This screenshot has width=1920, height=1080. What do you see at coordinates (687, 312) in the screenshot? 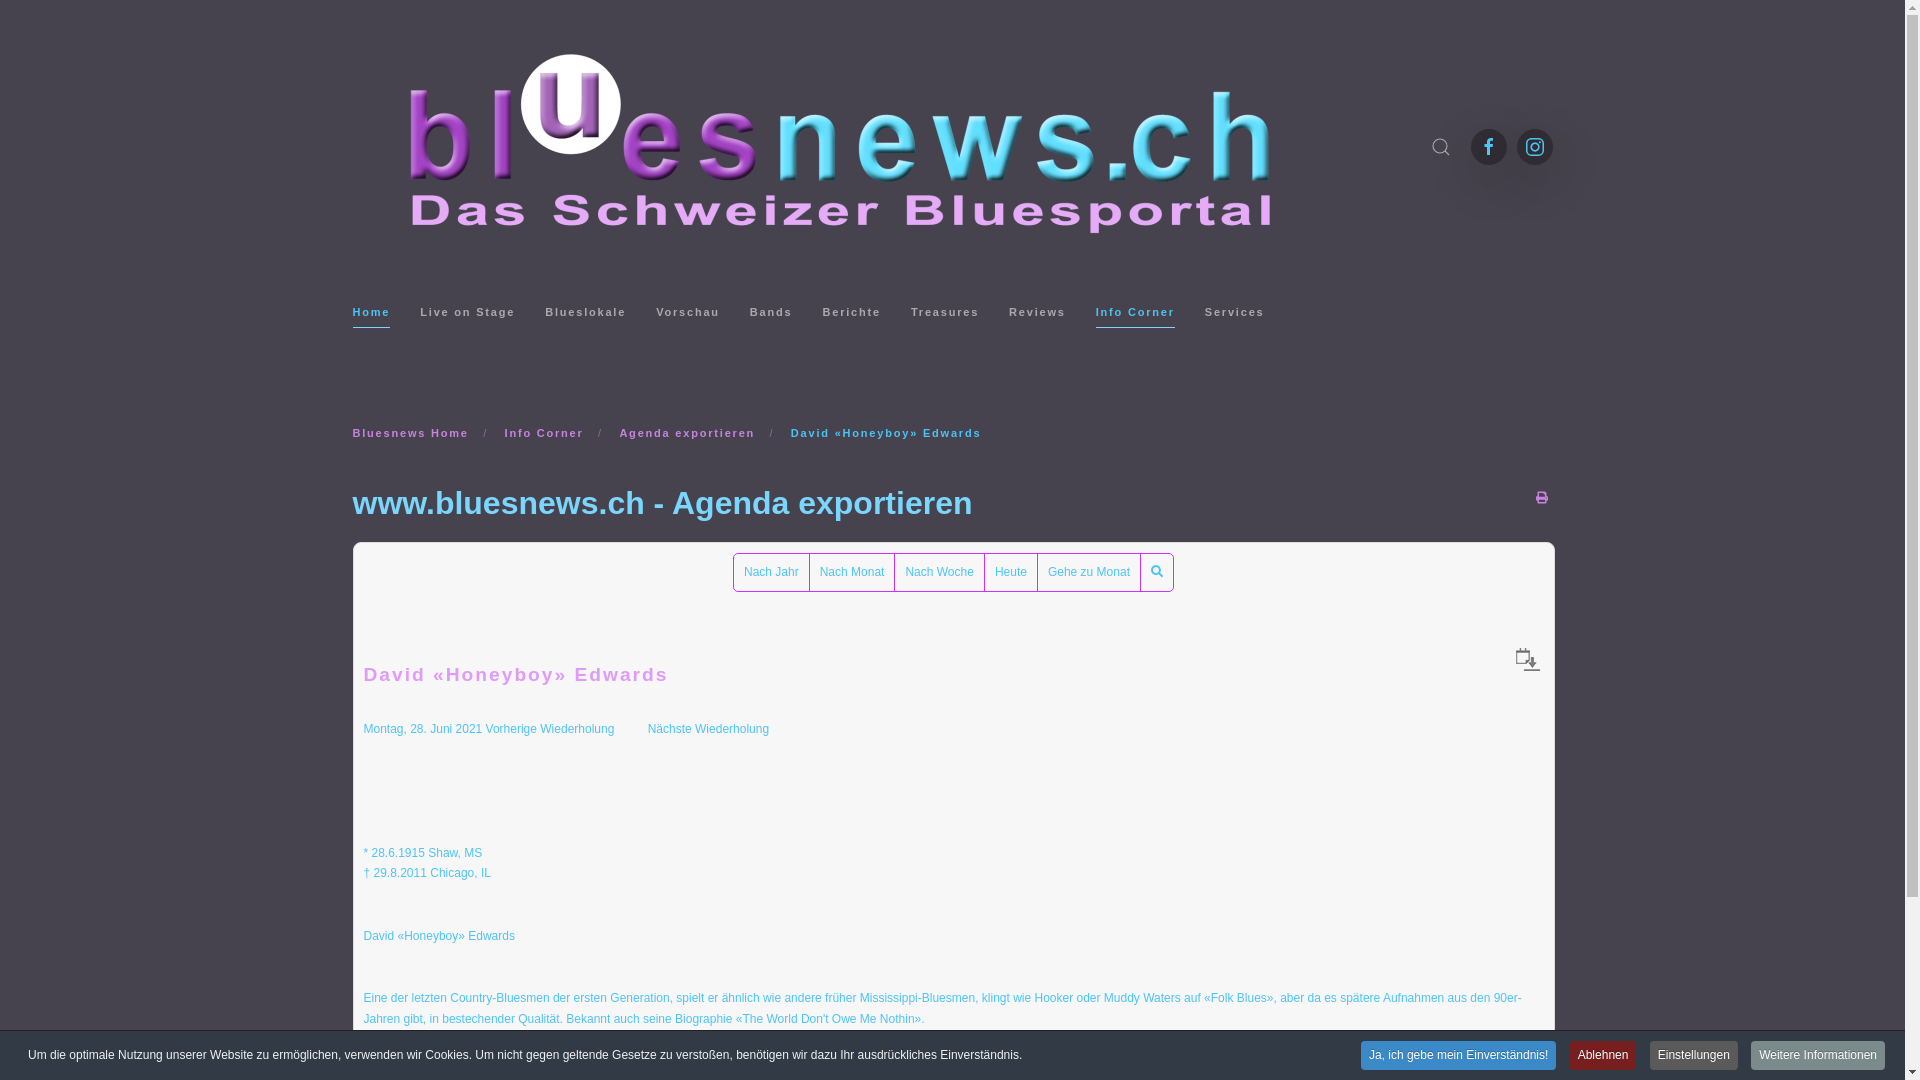
I see `'Vorschau'` at bounding box center [687, 312].